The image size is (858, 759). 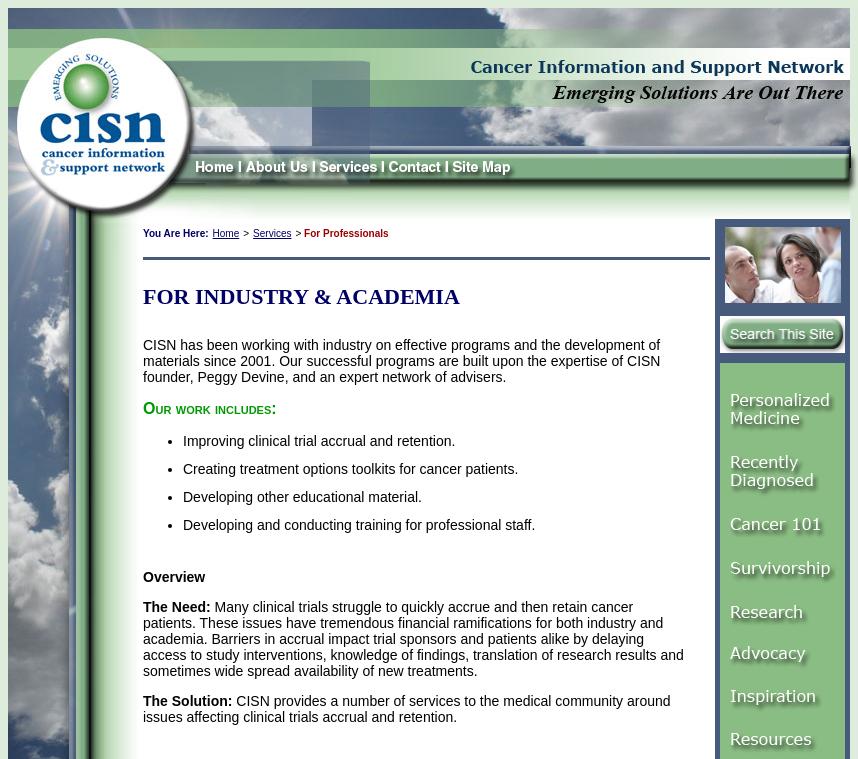 I want to click on 'Overview', so click(x=142, y=575).